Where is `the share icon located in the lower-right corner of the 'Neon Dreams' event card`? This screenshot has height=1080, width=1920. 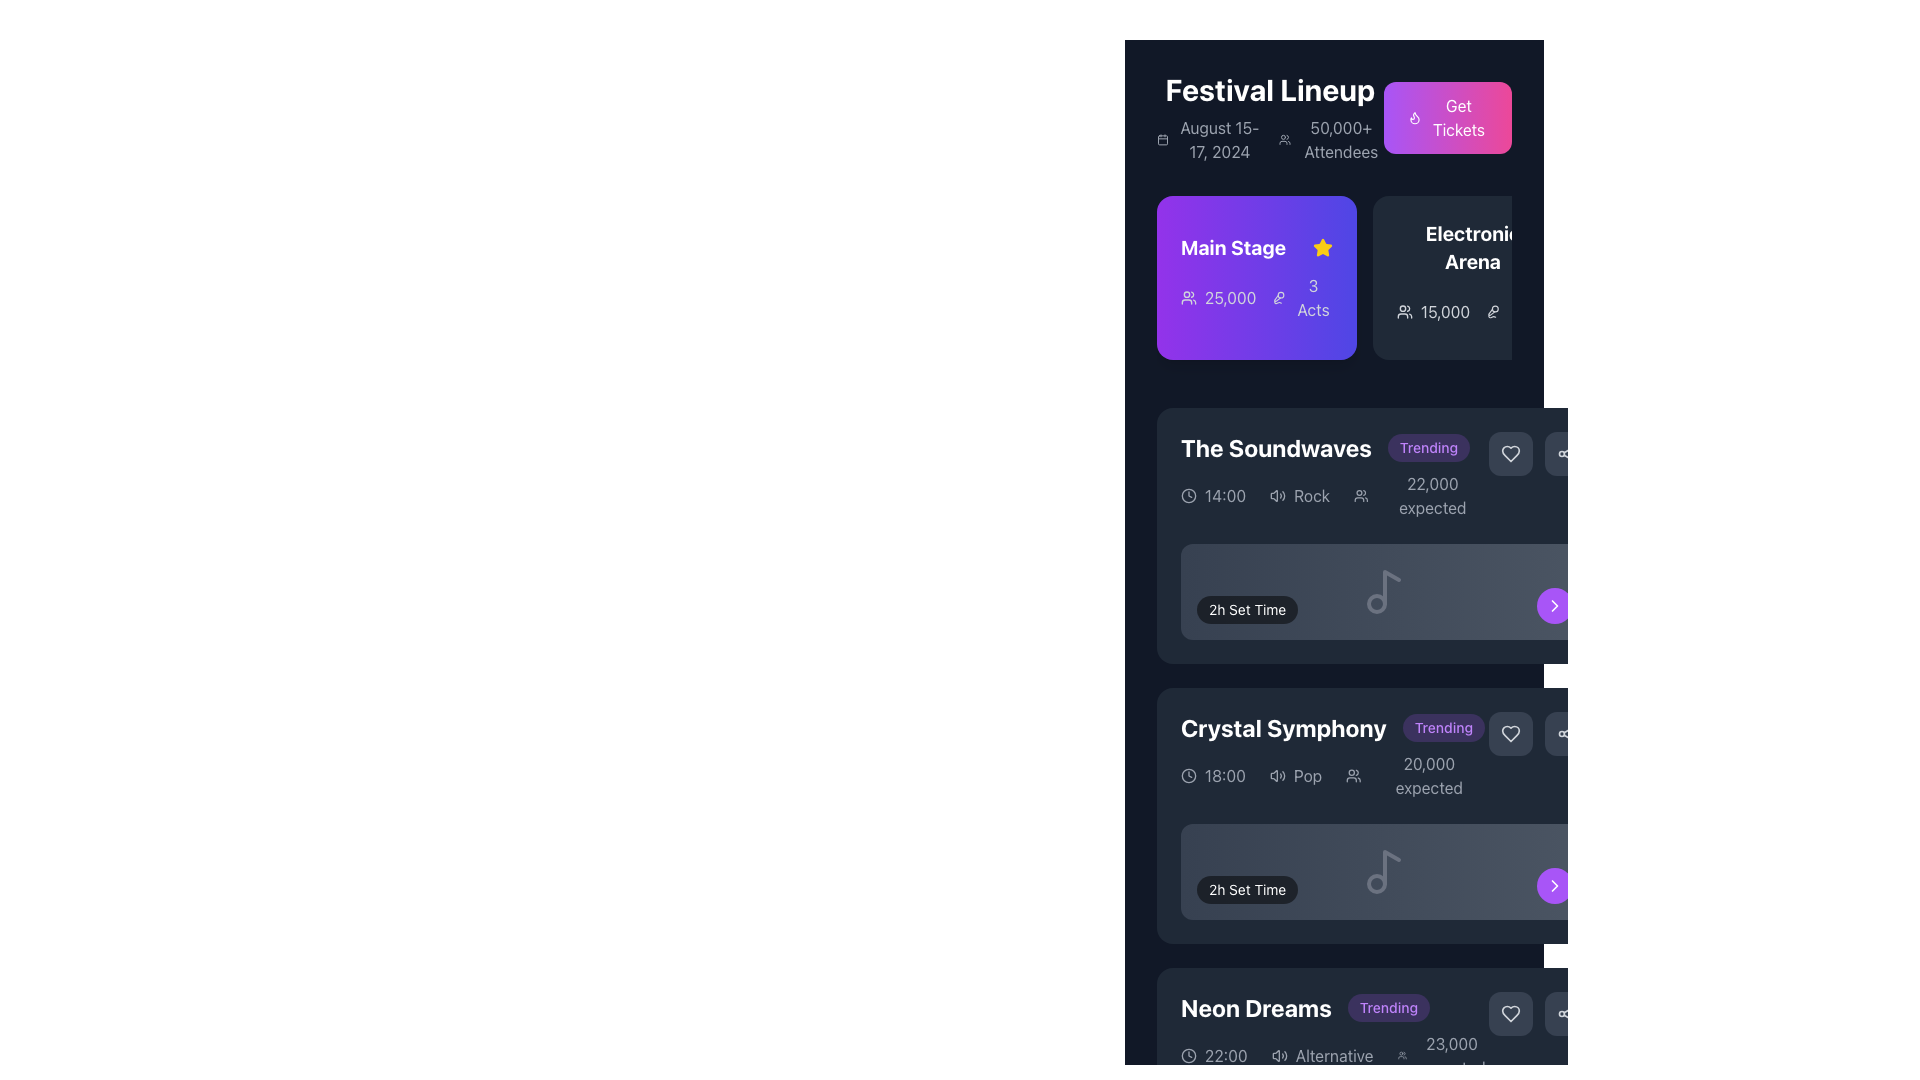
the share icon located in the lower-right corner of the 'Neon Dreams' event card is located at coordinates (1565, 1014).